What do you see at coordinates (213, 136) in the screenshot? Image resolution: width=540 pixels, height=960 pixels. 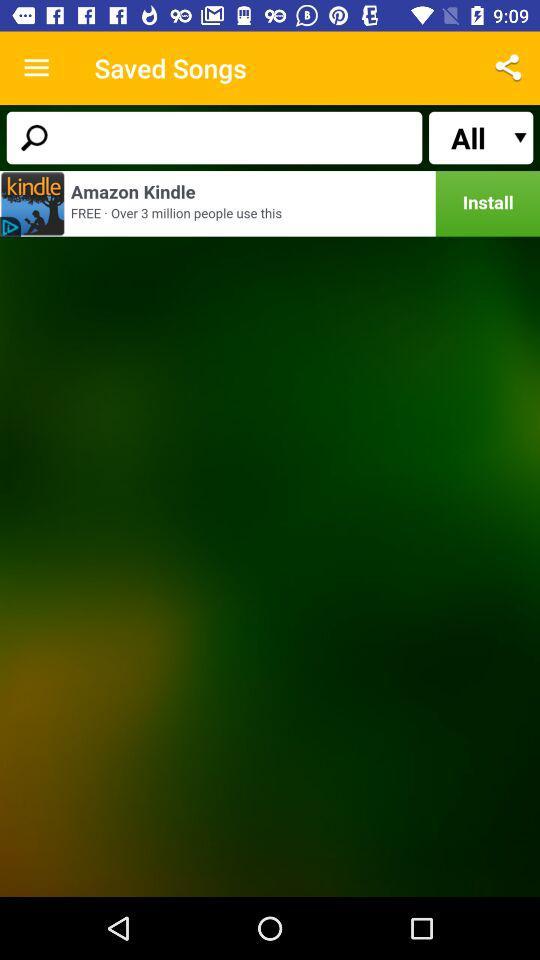 I see `typing box` at bounding box center [213, 136].